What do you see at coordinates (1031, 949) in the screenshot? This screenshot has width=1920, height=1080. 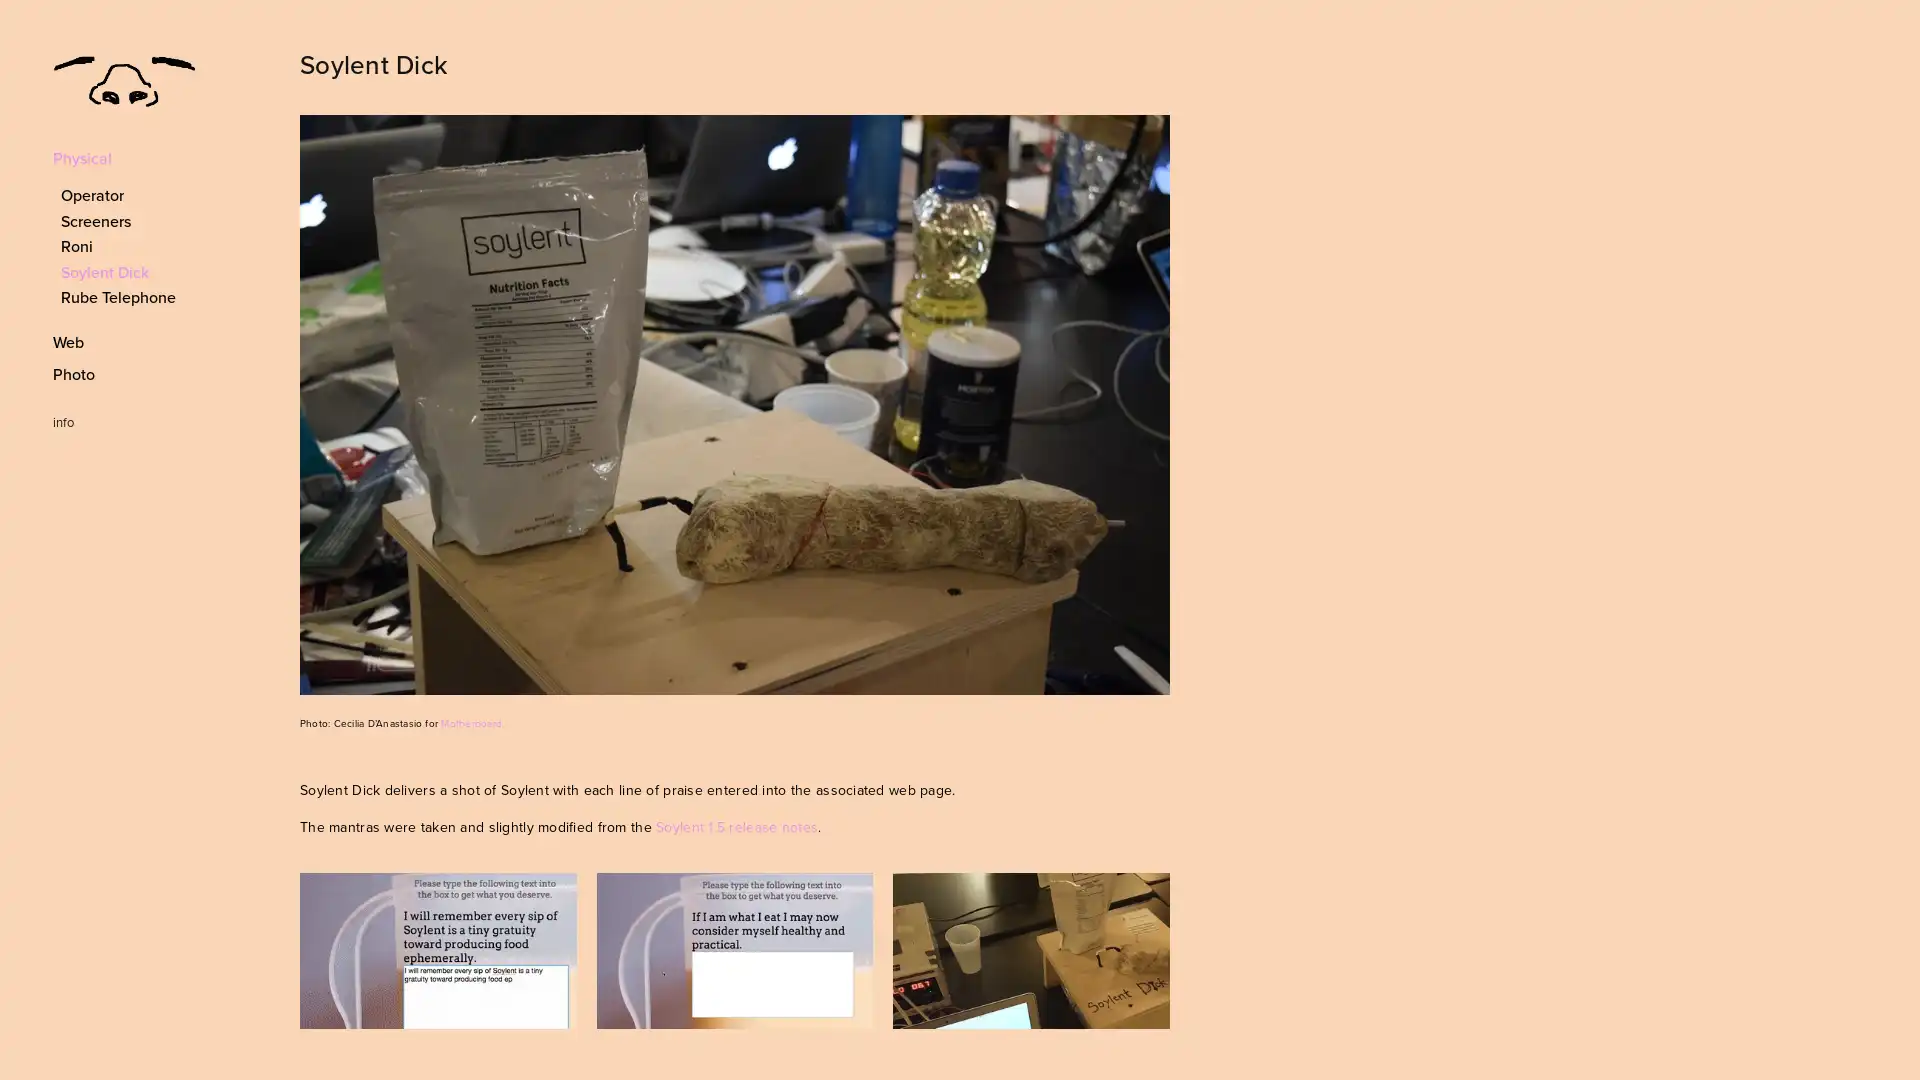 I see `View fullsize soylent-dick.jpg` at bounding box center [1031, 949].